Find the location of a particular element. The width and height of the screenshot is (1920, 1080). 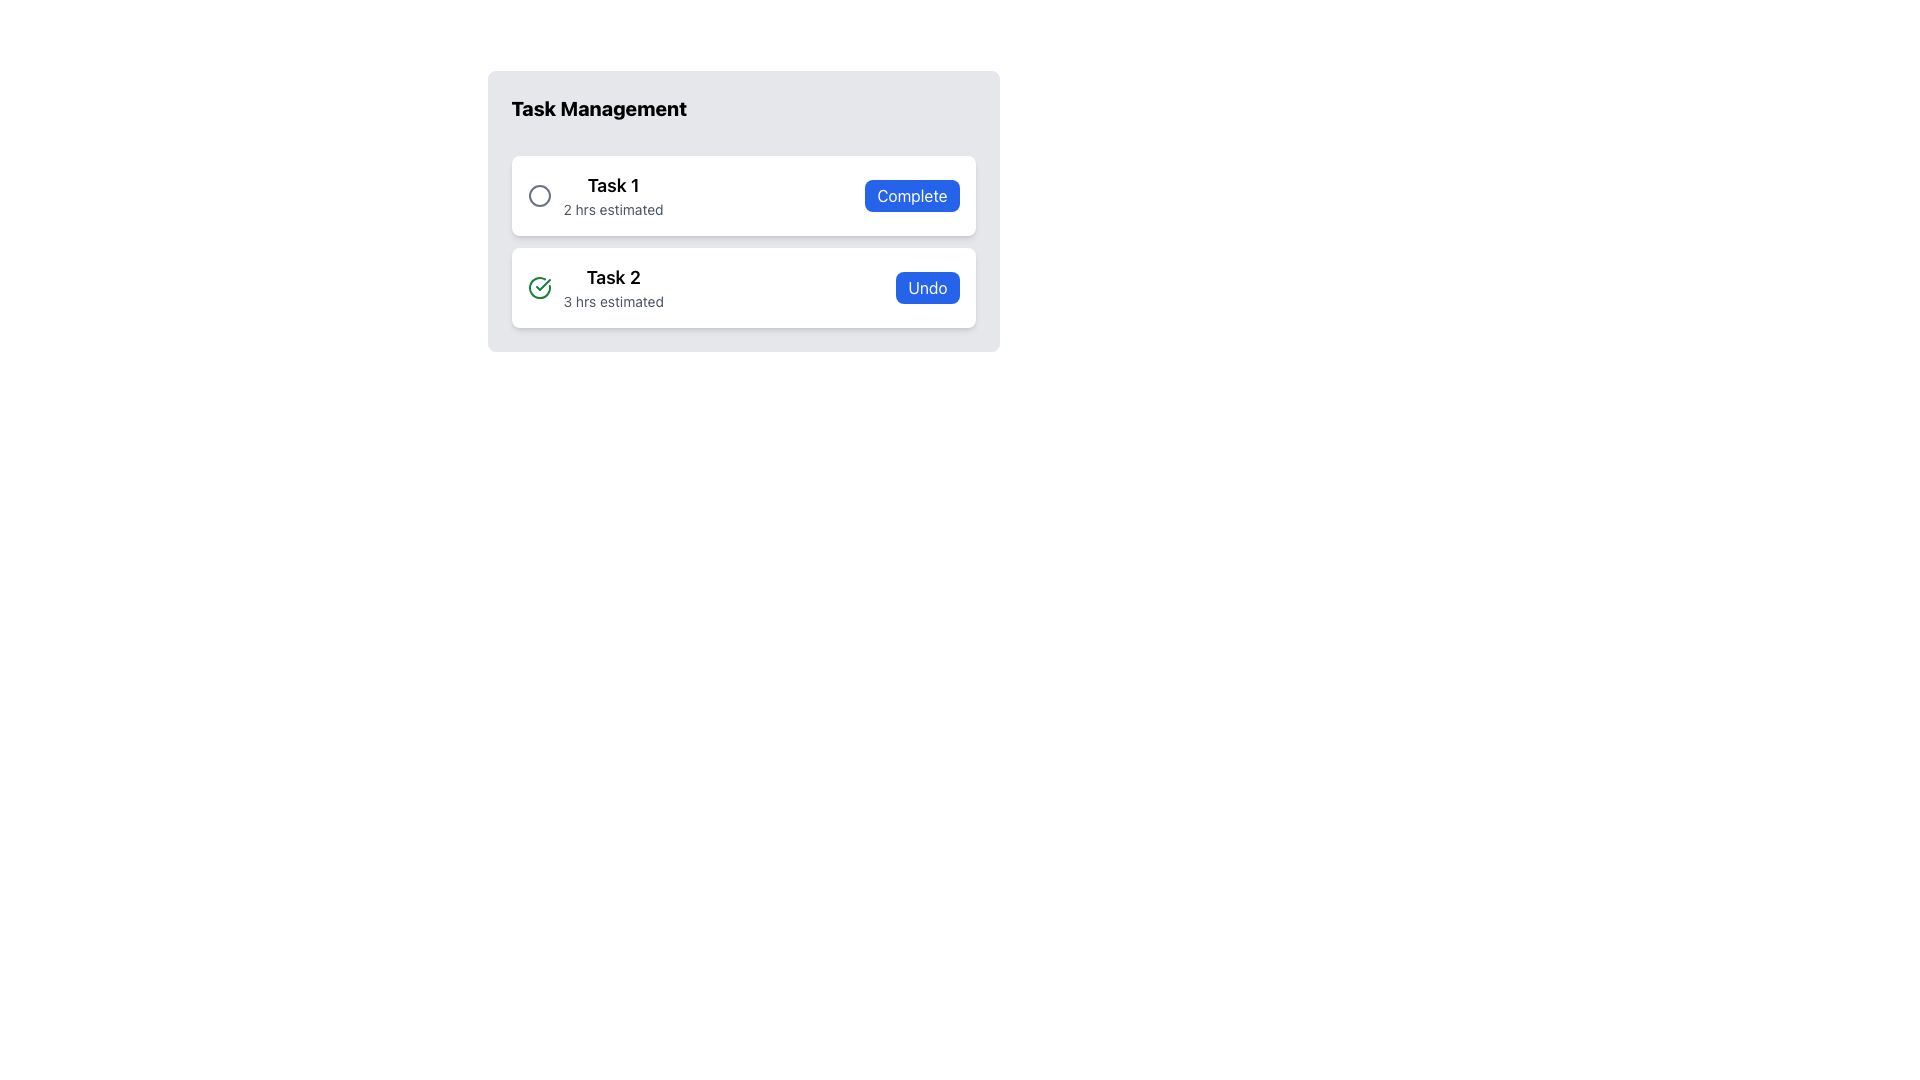

the circular icon with a thin stroke line and transparent interior located to the left of the text 'Task 1' in the task management module is located at coordinates (539, 196).